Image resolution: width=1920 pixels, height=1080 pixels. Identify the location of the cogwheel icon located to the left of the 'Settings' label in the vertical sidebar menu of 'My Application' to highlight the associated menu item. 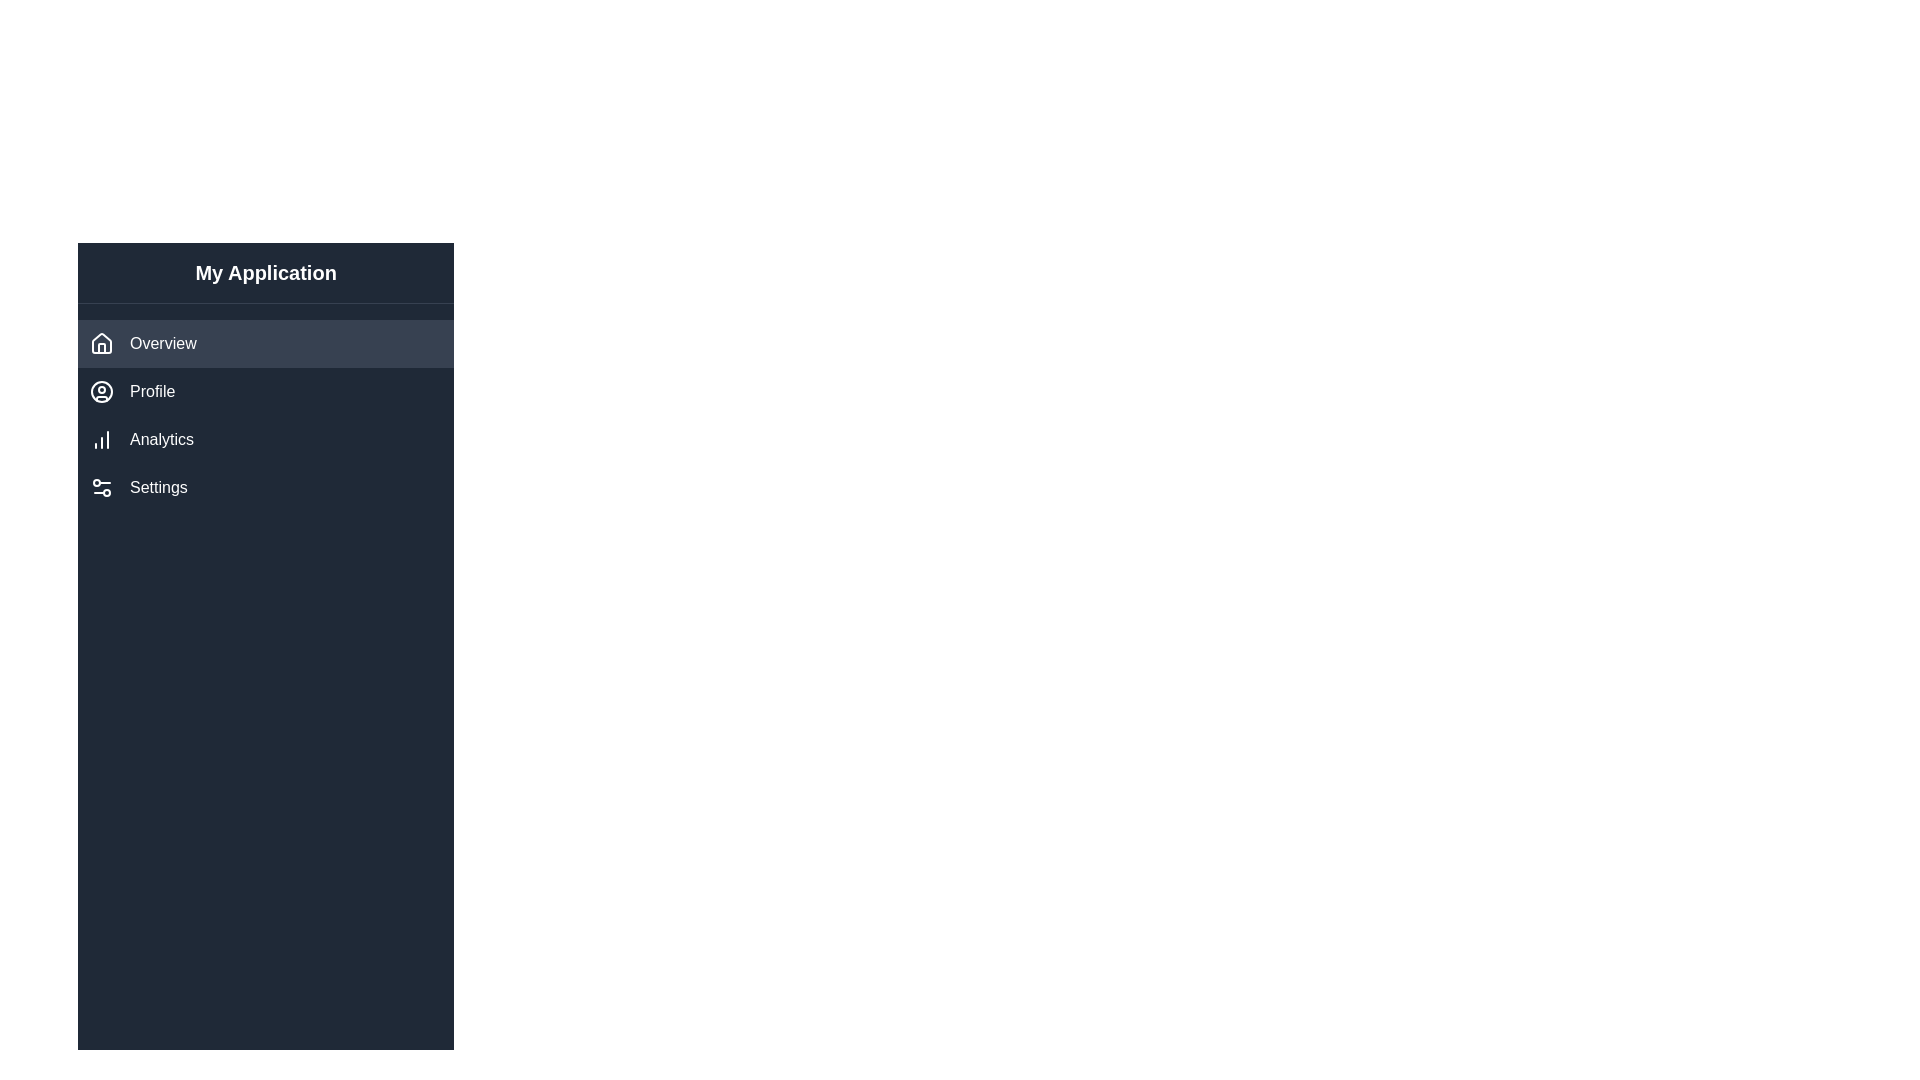
(100, 488).